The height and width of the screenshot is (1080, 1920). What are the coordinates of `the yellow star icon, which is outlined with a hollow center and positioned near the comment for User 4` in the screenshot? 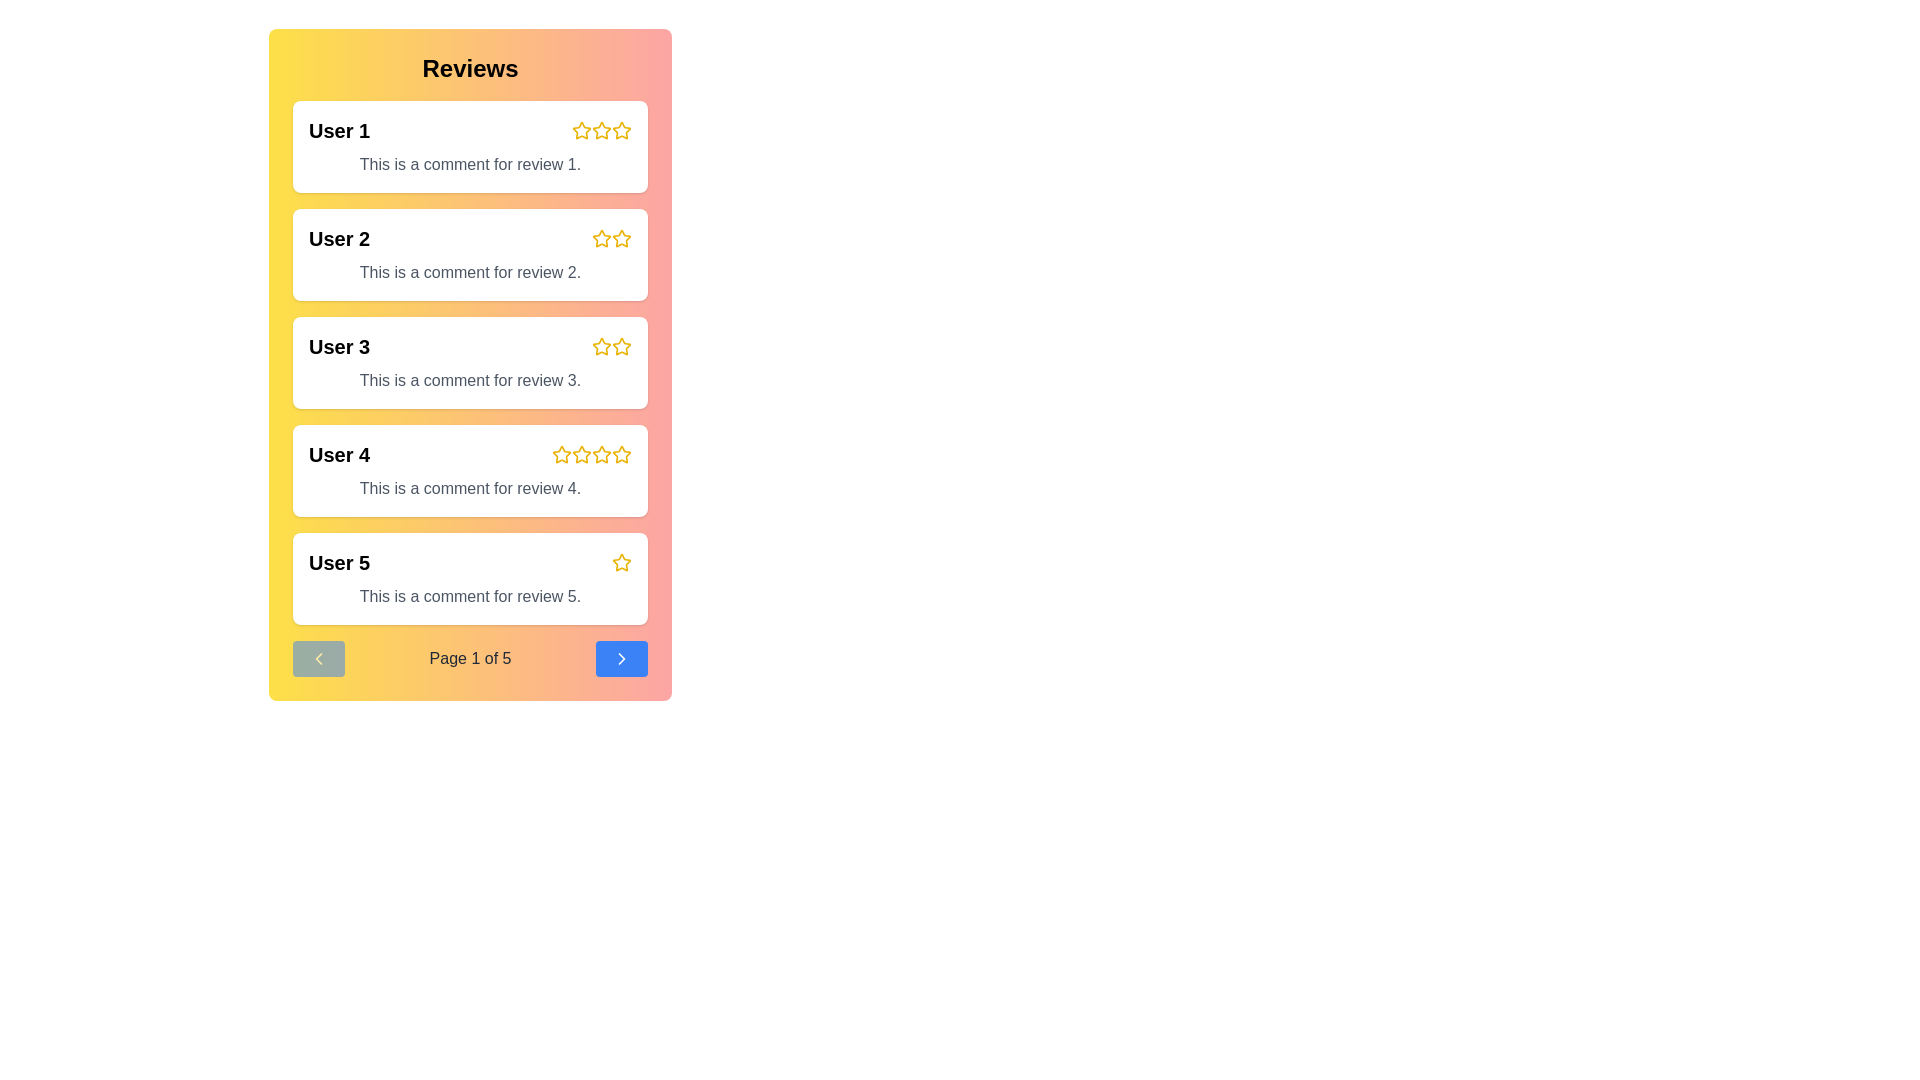 It's located at (600, 455).